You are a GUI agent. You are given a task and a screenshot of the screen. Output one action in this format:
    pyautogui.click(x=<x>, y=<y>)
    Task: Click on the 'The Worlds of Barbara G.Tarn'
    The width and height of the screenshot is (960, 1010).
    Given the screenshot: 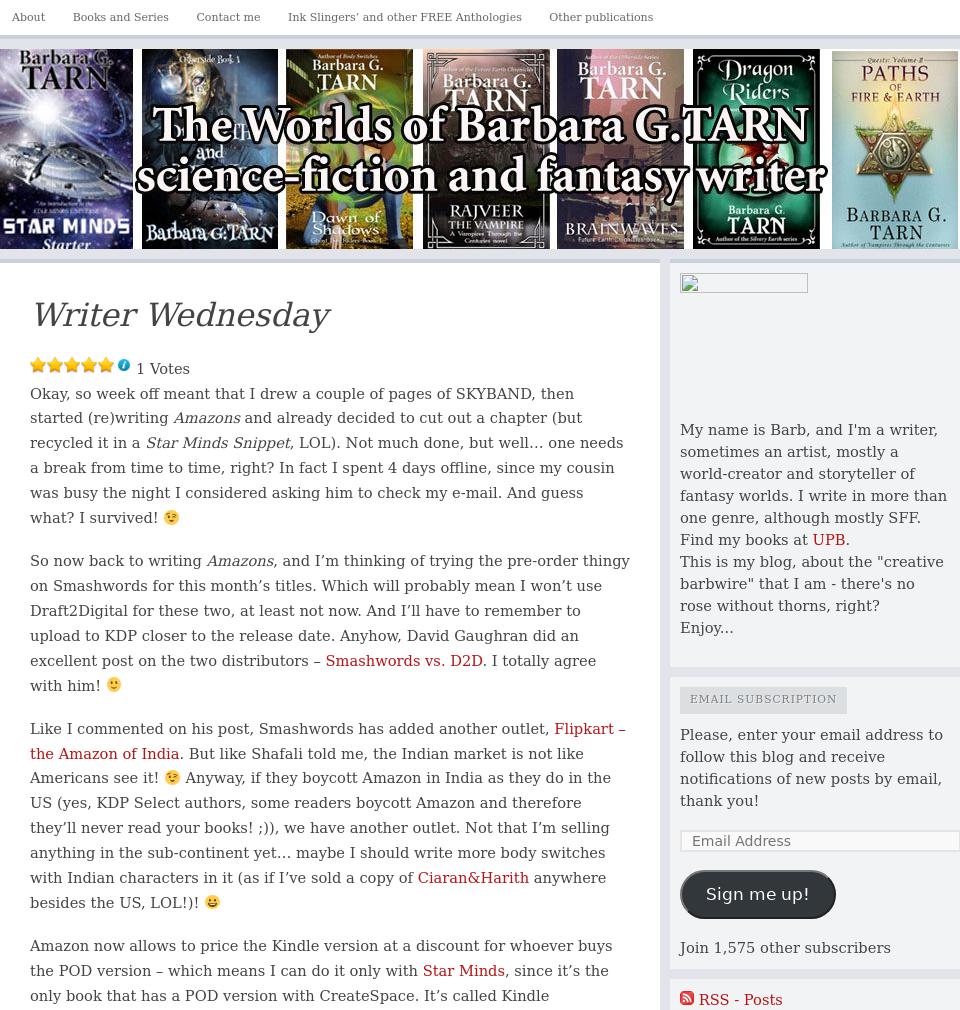 What is the action you would take?
    pyautogui.click(x=164, y=66)
    